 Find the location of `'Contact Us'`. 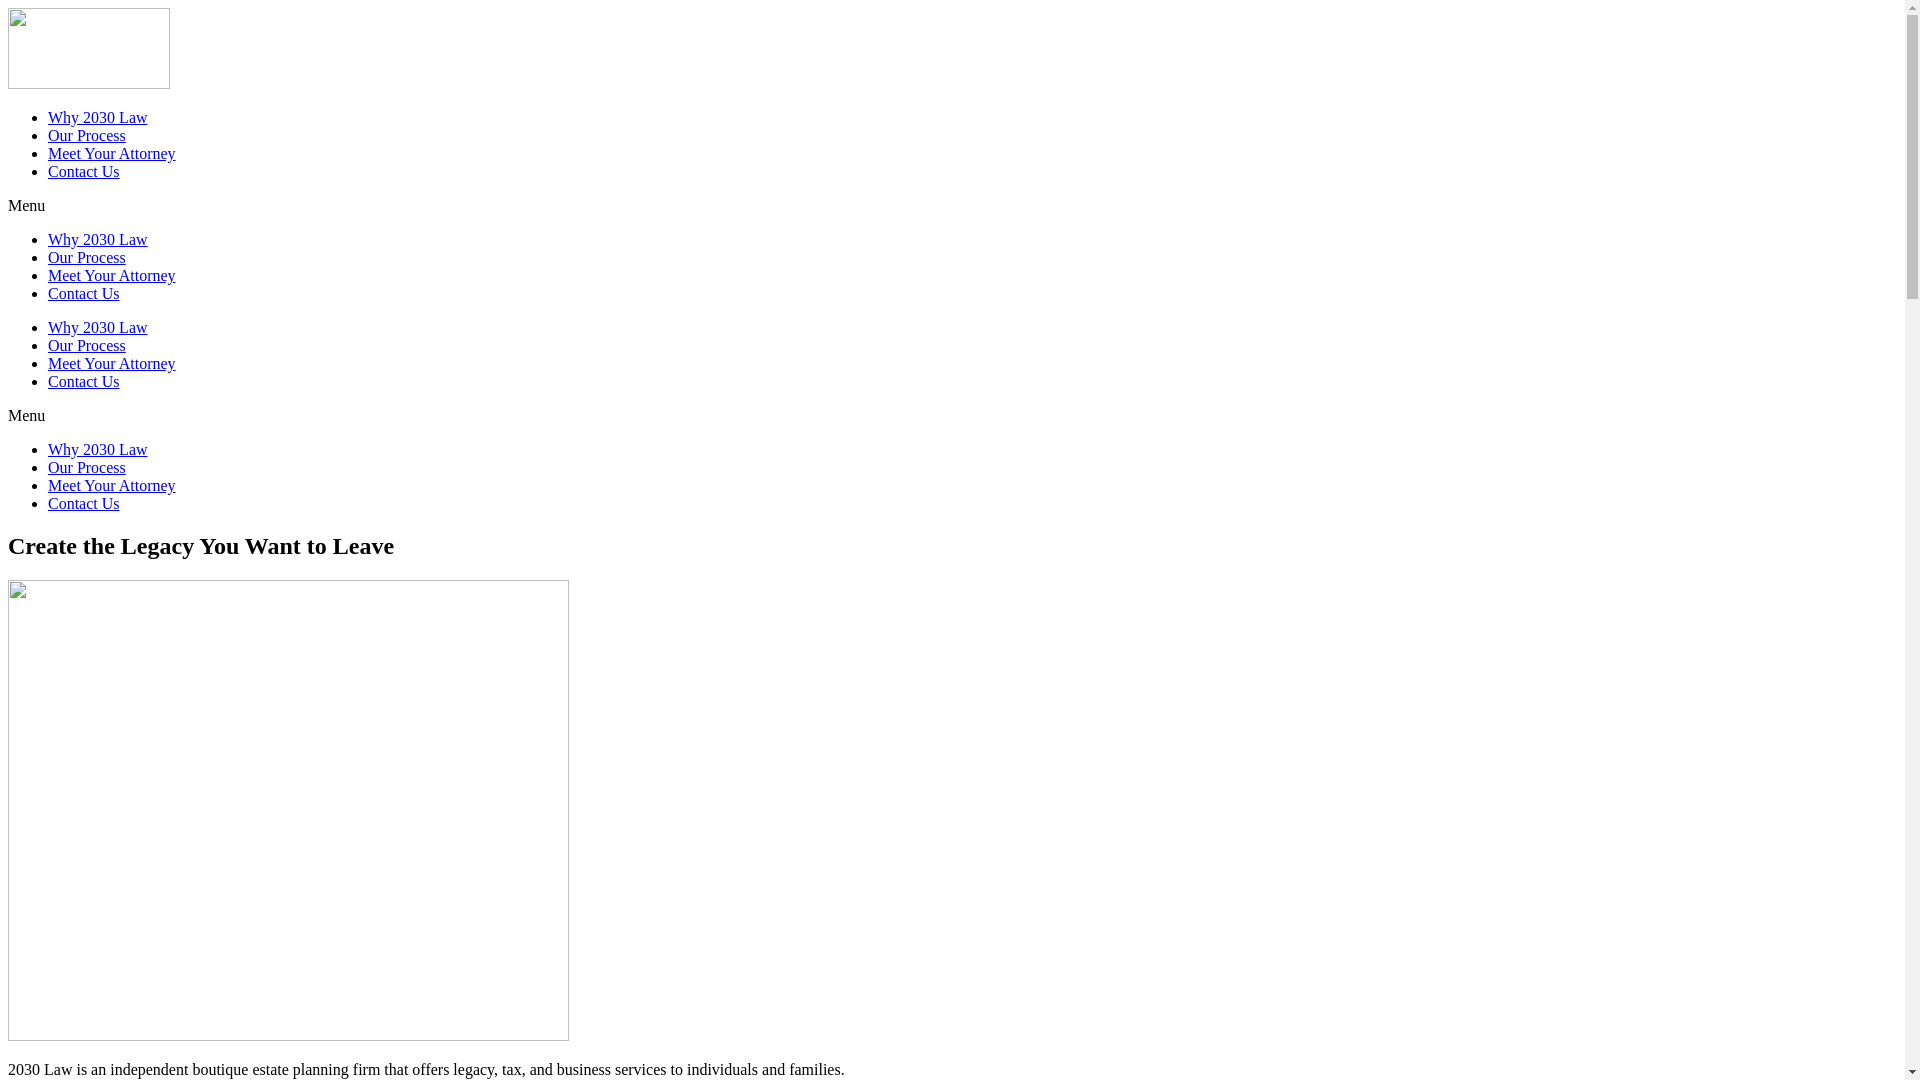

'Contact Us' is located at coordinates (48, 502).